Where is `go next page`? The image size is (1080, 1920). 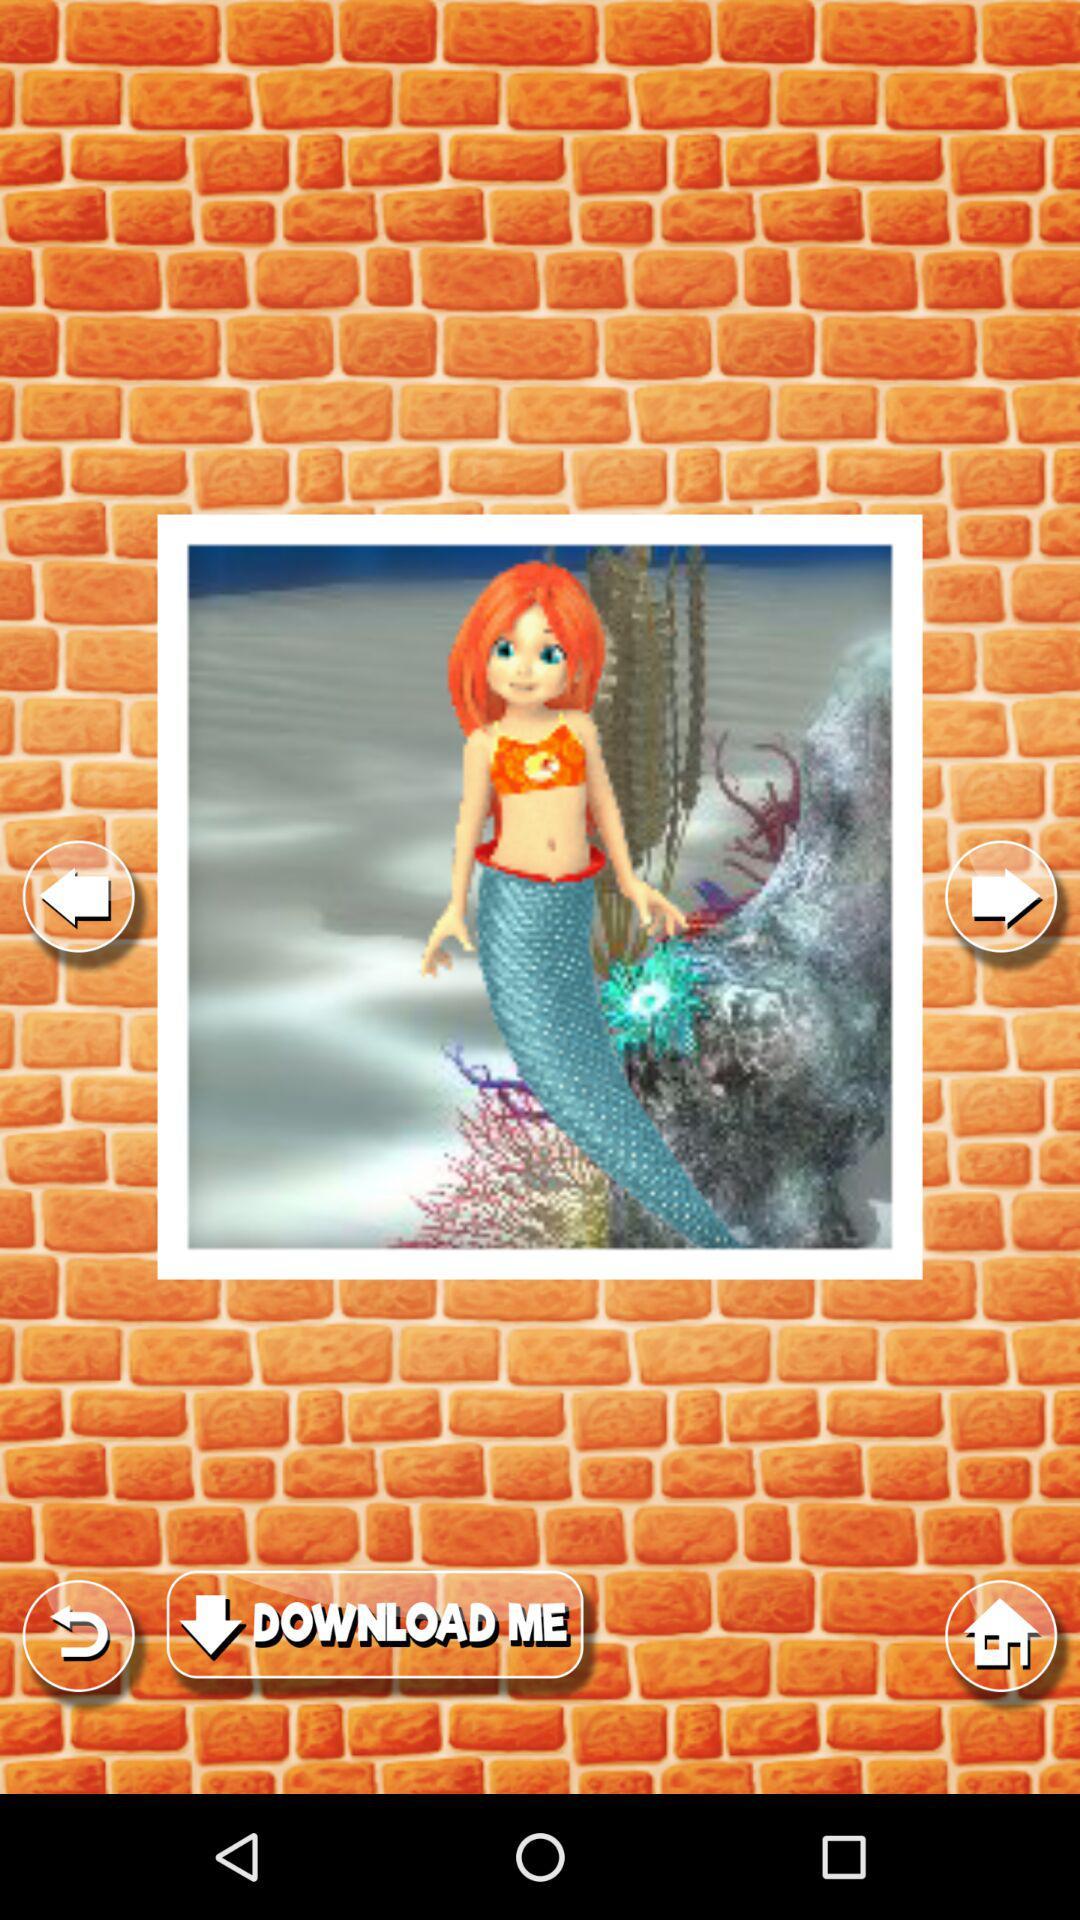
go next page is located at coordinates (1001, 896).